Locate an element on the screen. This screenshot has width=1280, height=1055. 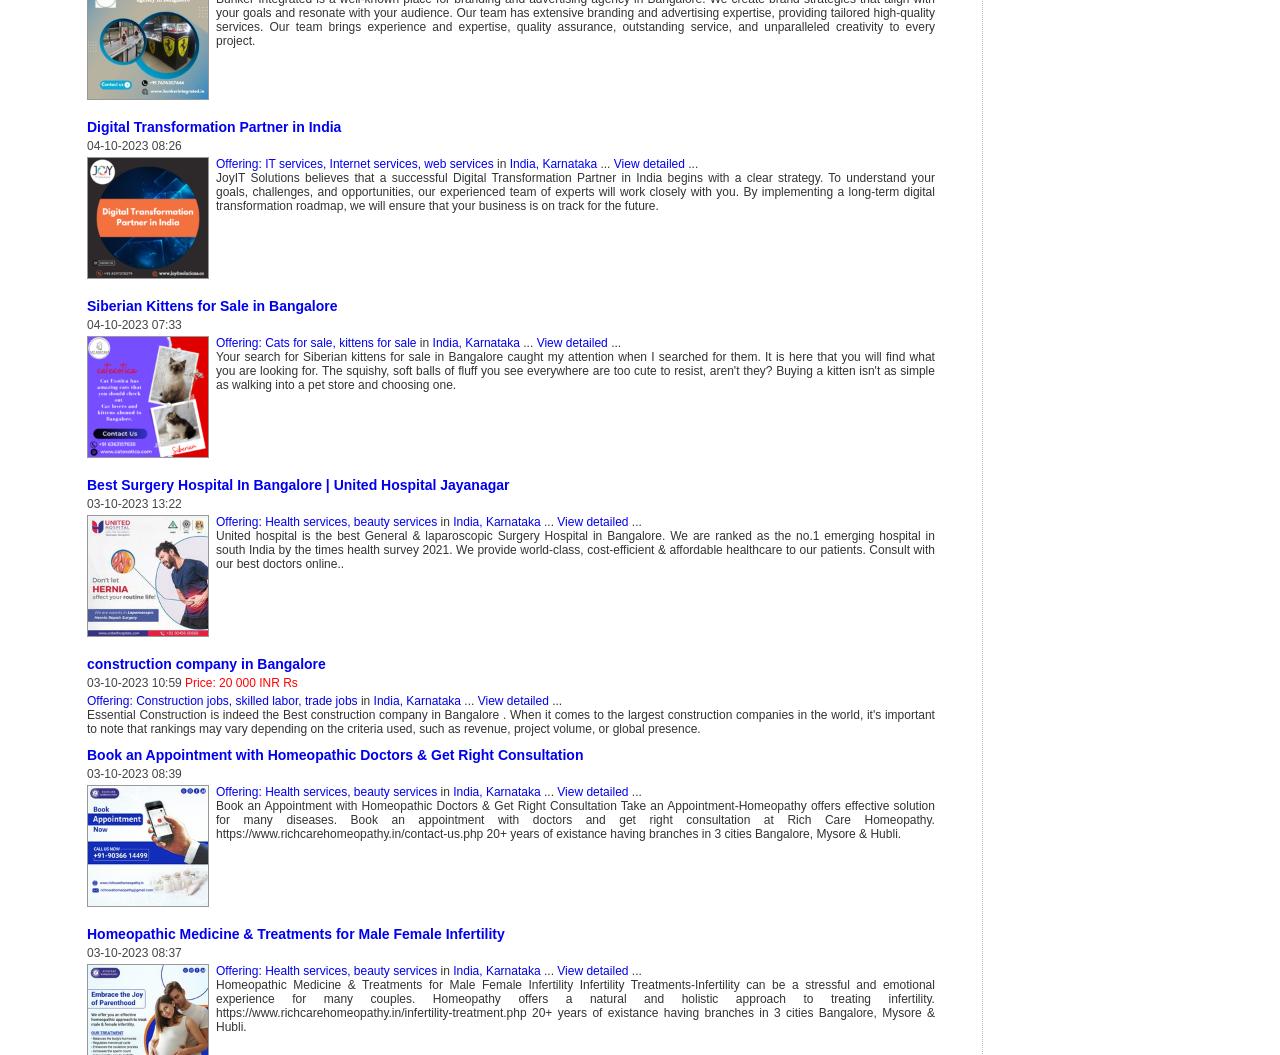
'construction company in Bangalore' is located at coordinates (86, 661).